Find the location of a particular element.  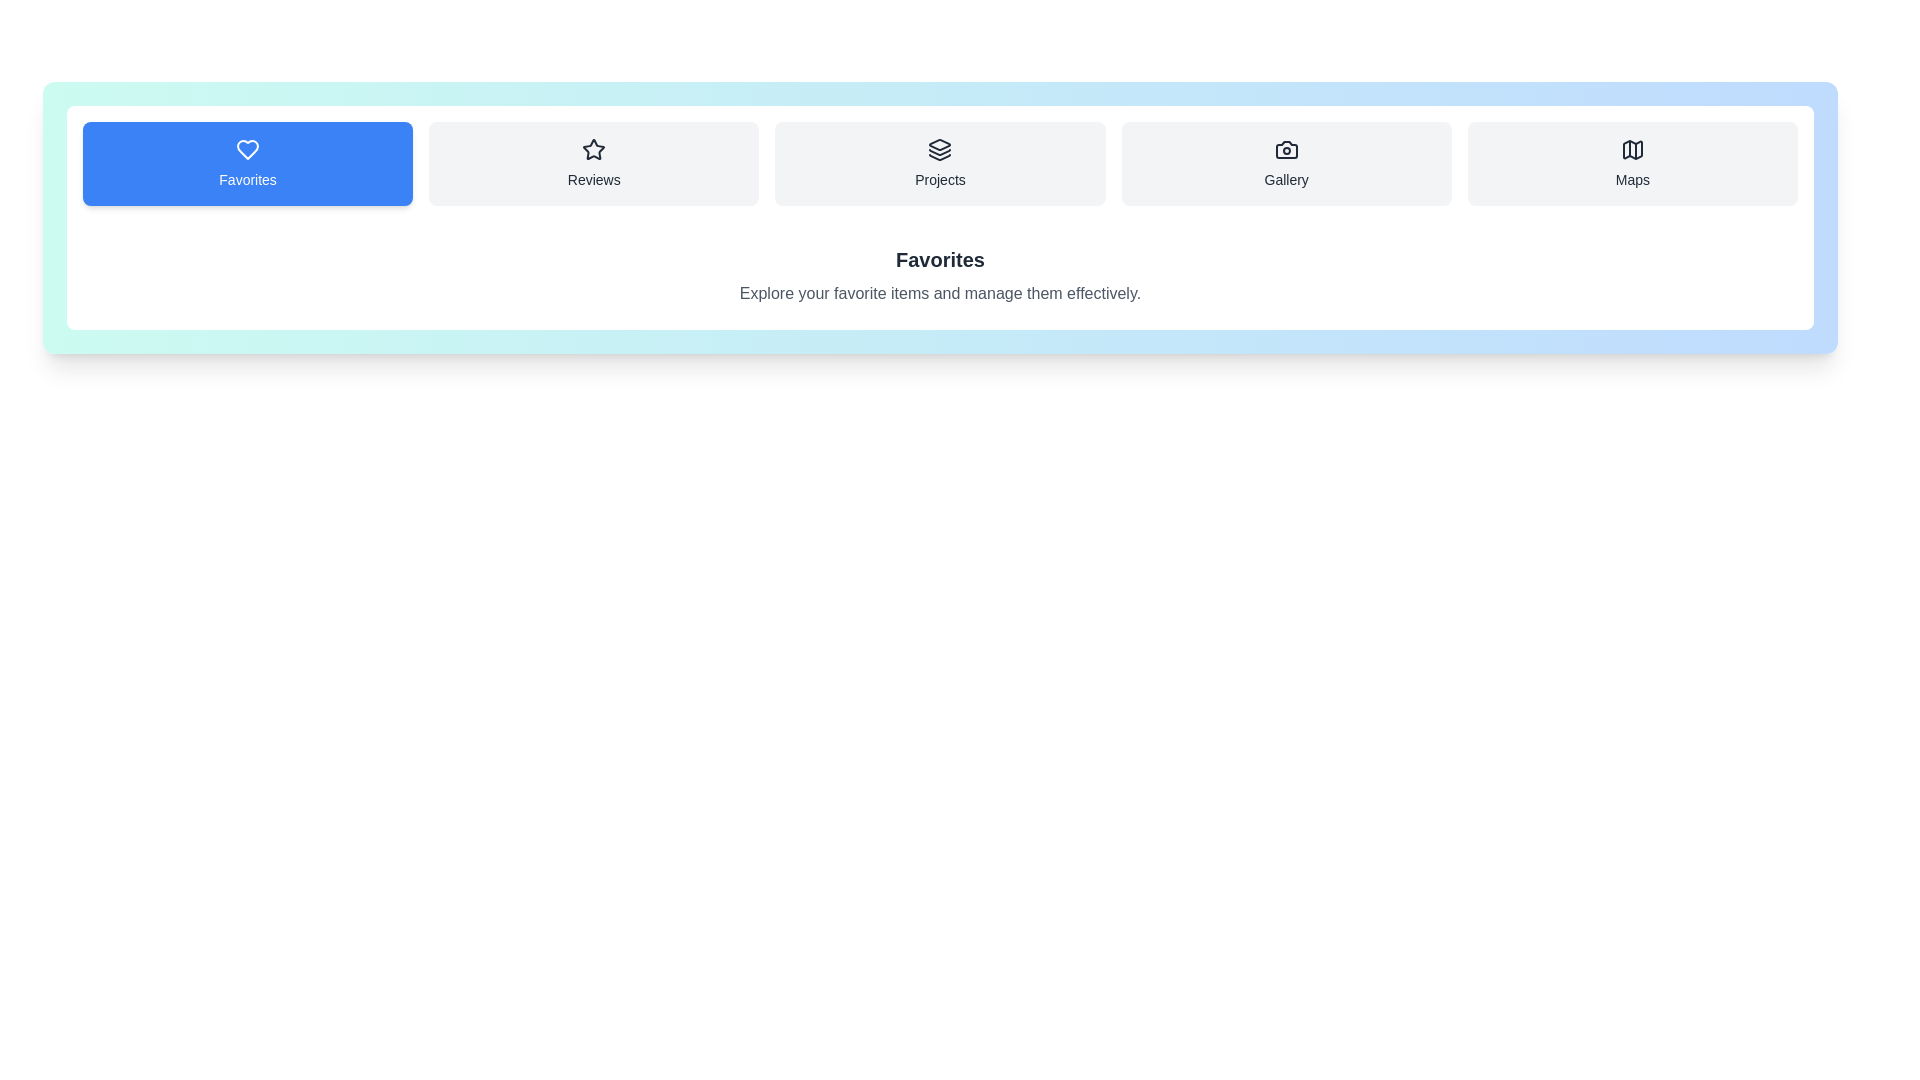

the Maps tab to switch to its content is located at coordinates (1632, 163).